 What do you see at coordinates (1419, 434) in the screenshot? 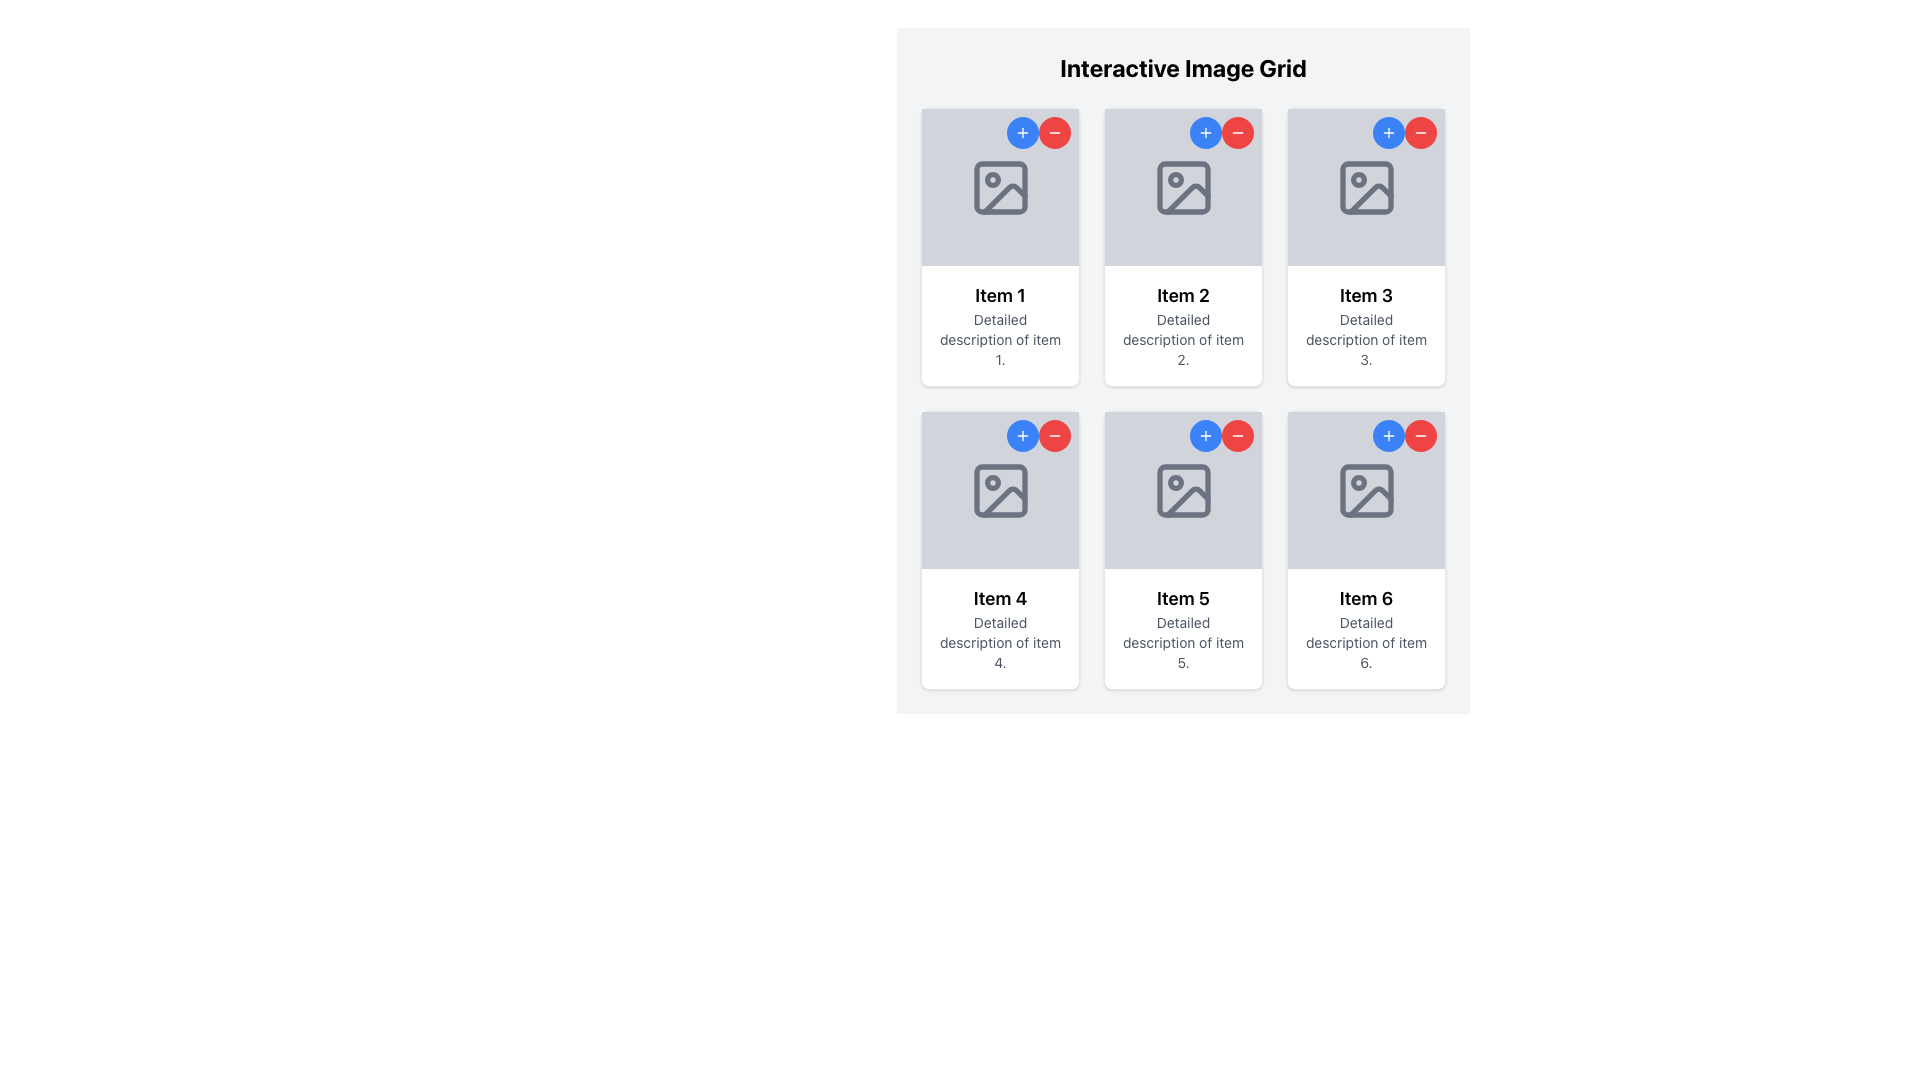
I see `the small circular icon button with a red background and minus symbol ('−') located at the top-right corner of the card labeled 'Item 6'` at bounding box center [1419, 434].